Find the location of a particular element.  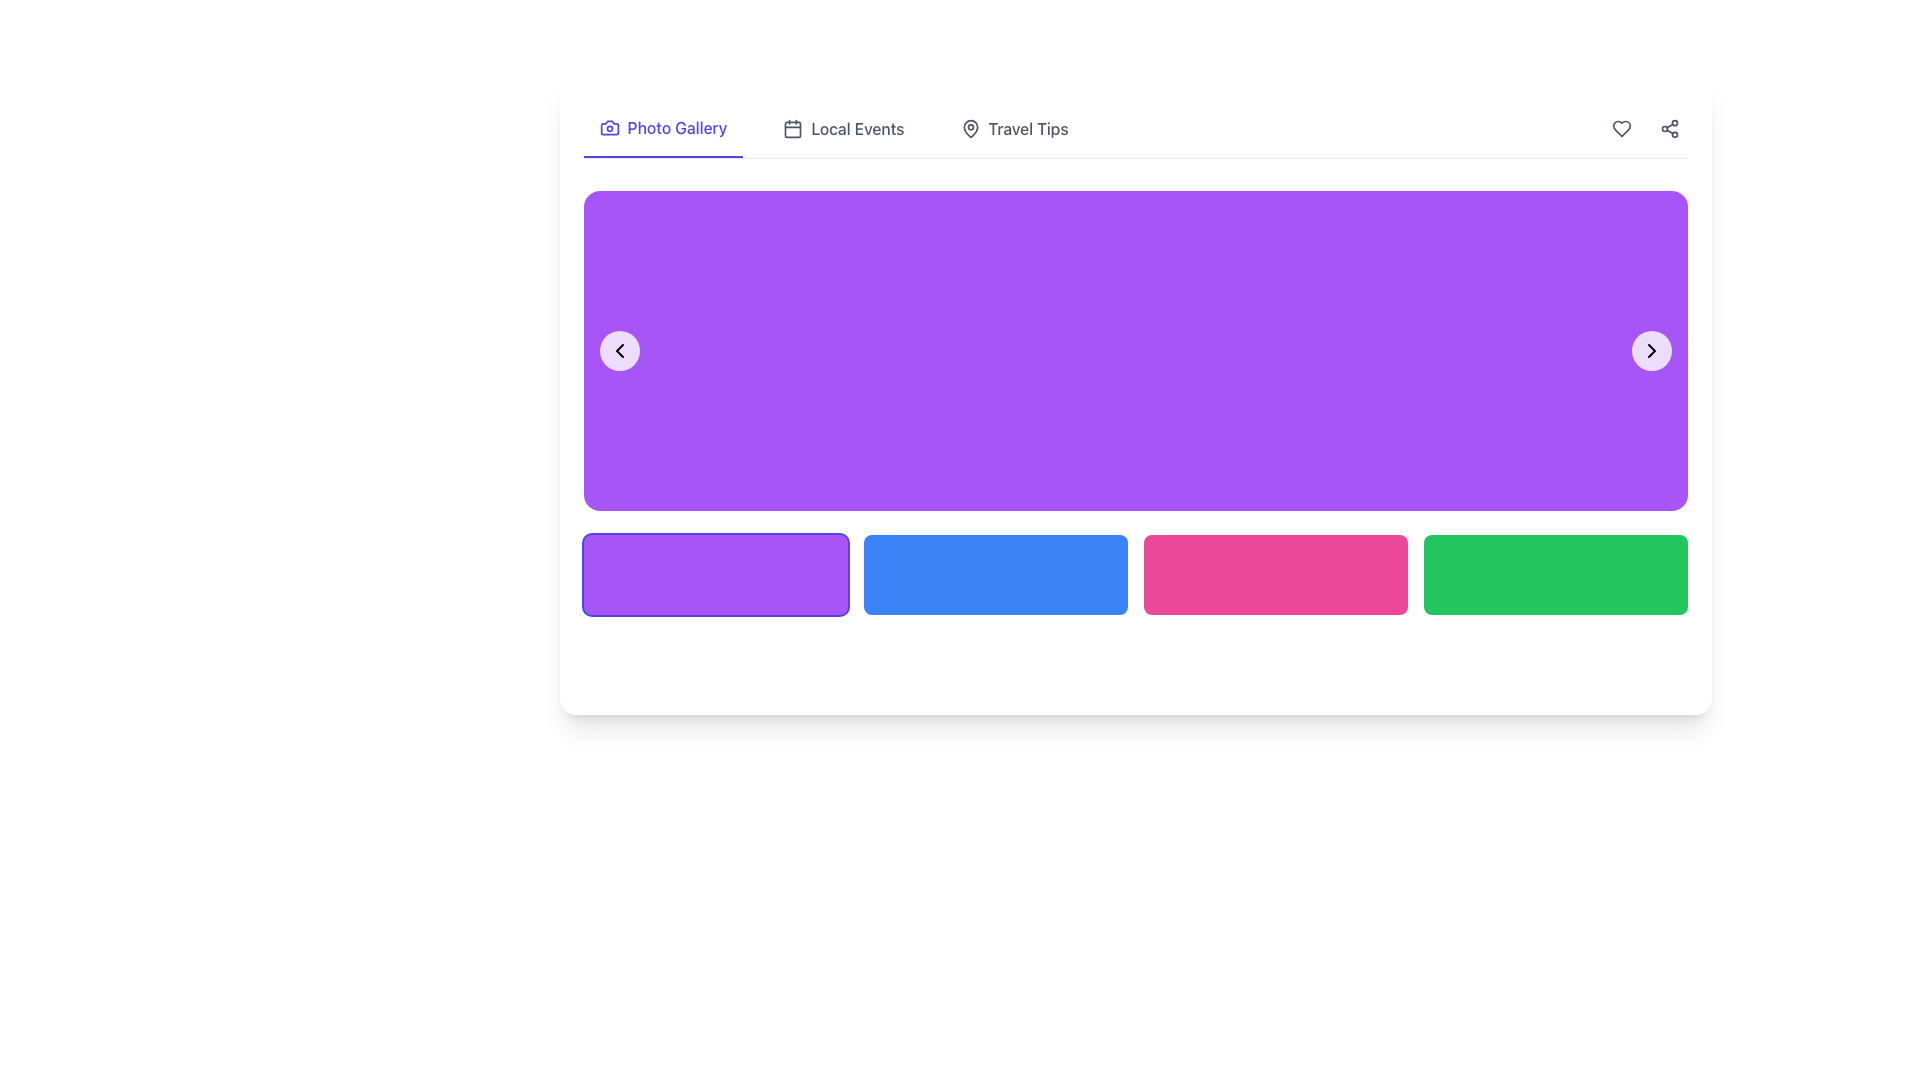

the clickable navigation link for 'Travel Tips' located on the upper site navigation bar, third to the right of 'Photo Gallery' and 'Local Events' is located at coordinates (1014, 128).